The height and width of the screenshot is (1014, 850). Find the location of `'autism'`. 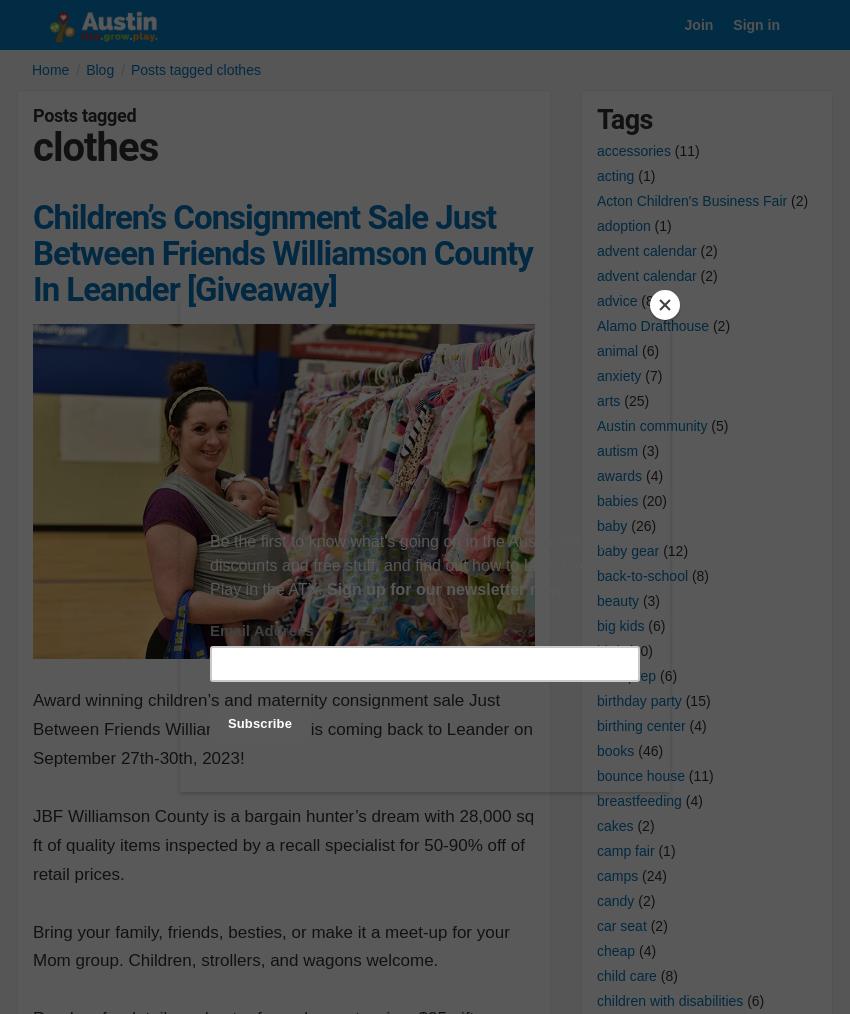

'autism' is located at coordinates (616, 450).